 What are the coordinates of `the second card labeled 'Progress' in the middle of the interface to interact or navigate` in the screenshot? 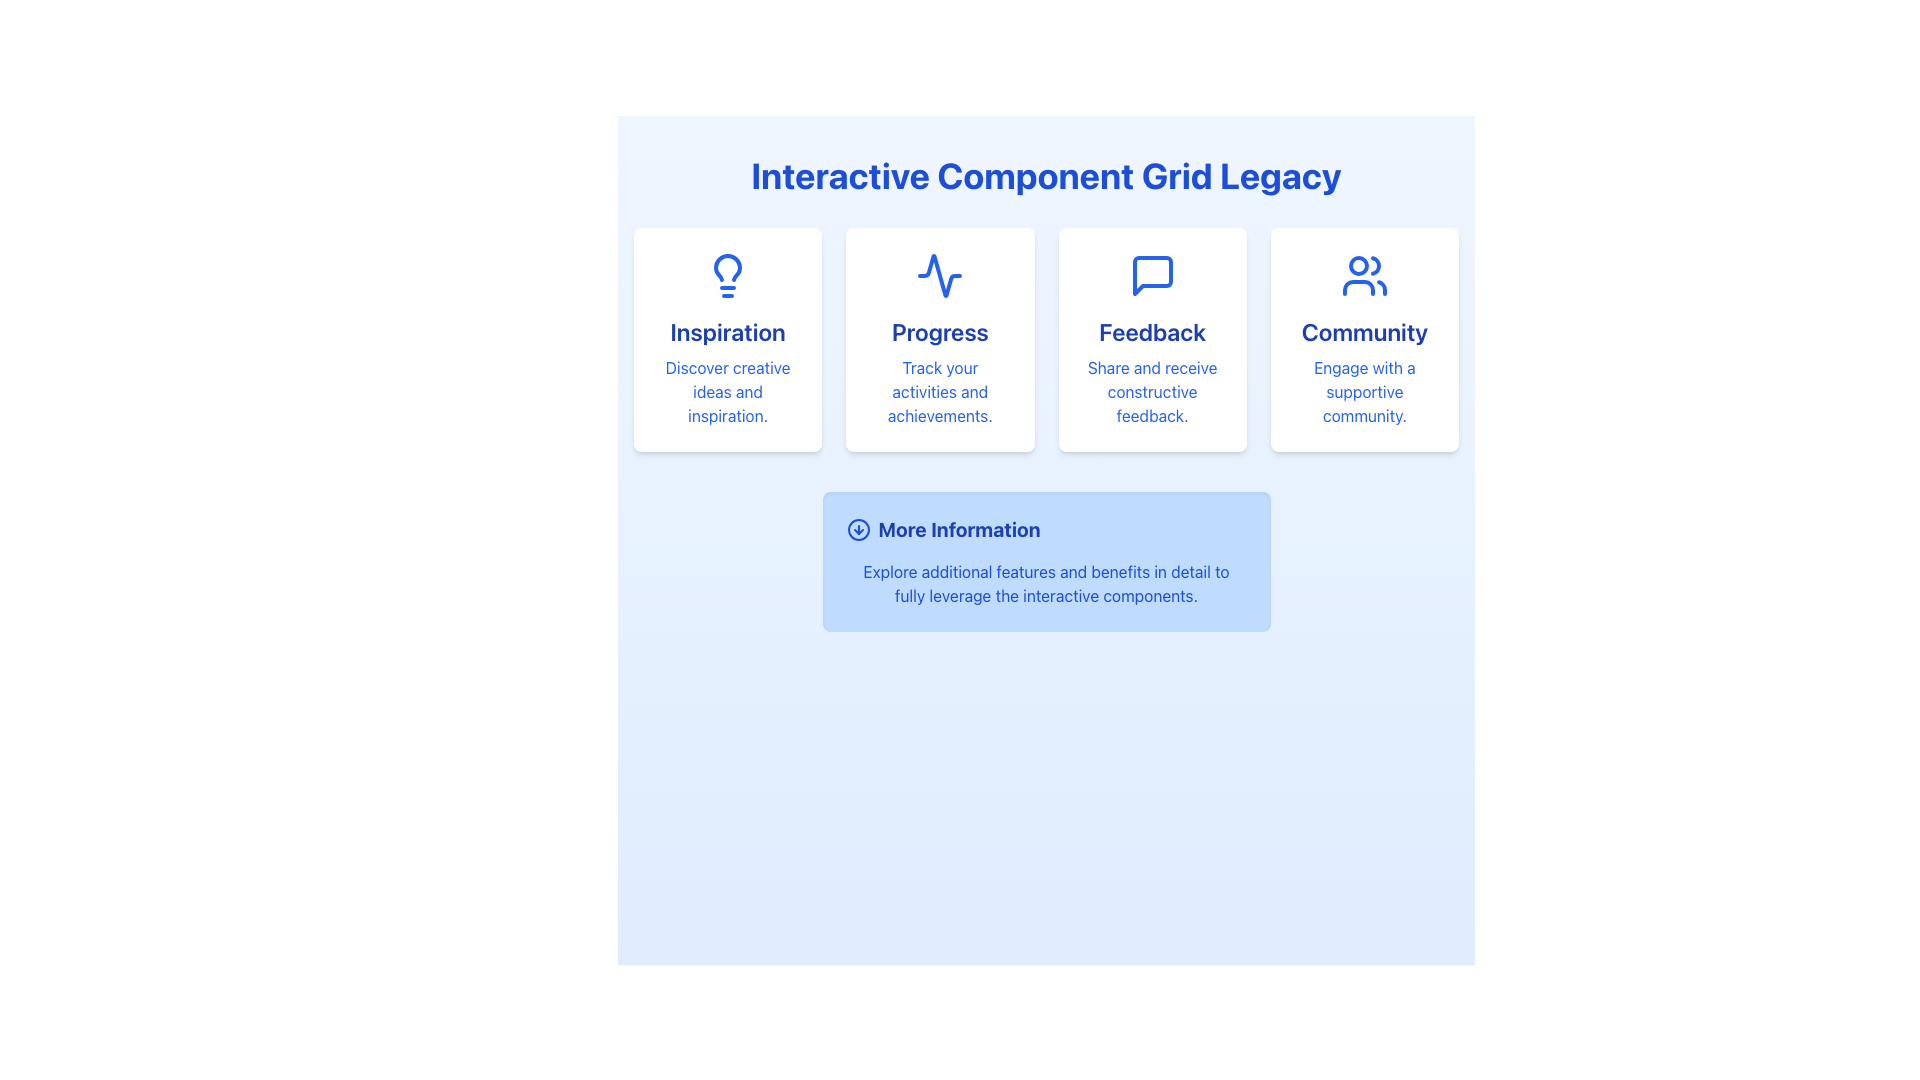 It's located at (939, 338).